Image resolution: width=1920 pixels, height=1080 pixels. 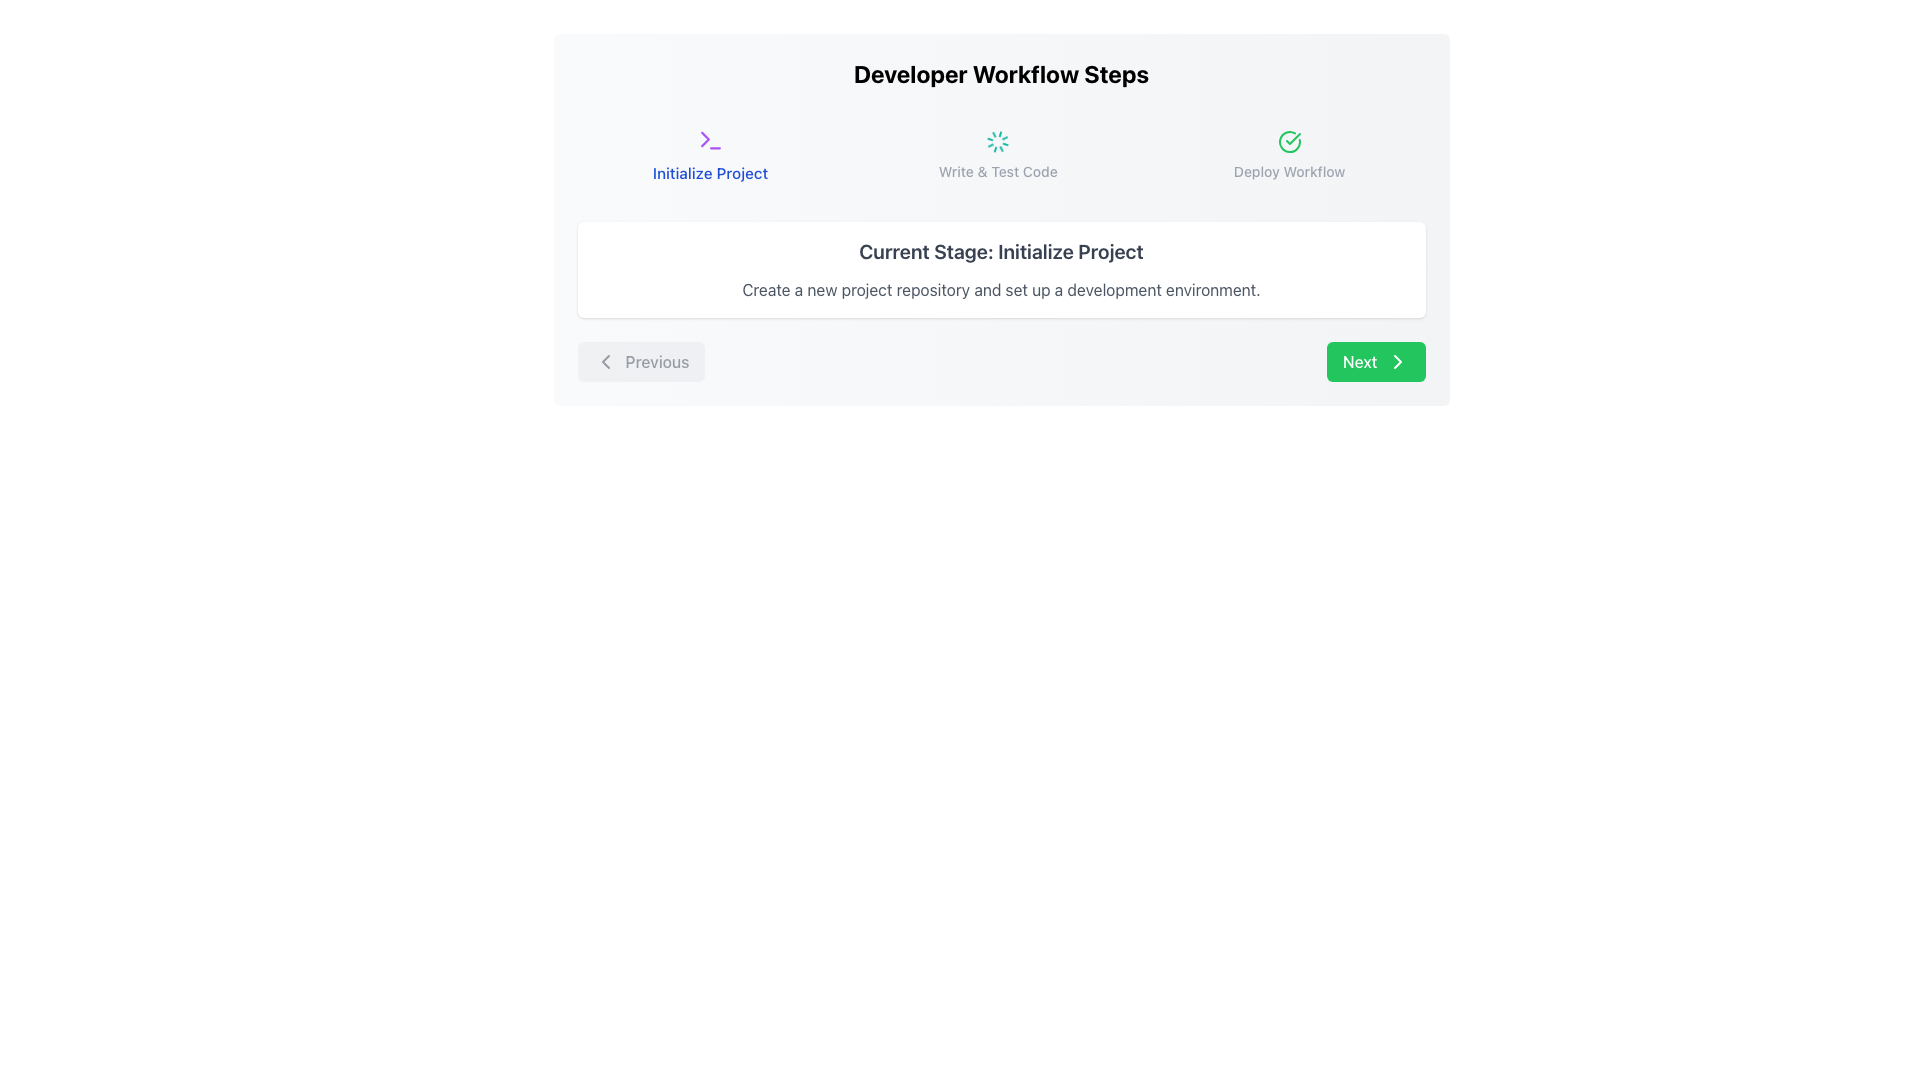 What do you see at coordinates (1396, 362) in the screenshot?
I see `the directional icon` at bounding box center [1396, 362].